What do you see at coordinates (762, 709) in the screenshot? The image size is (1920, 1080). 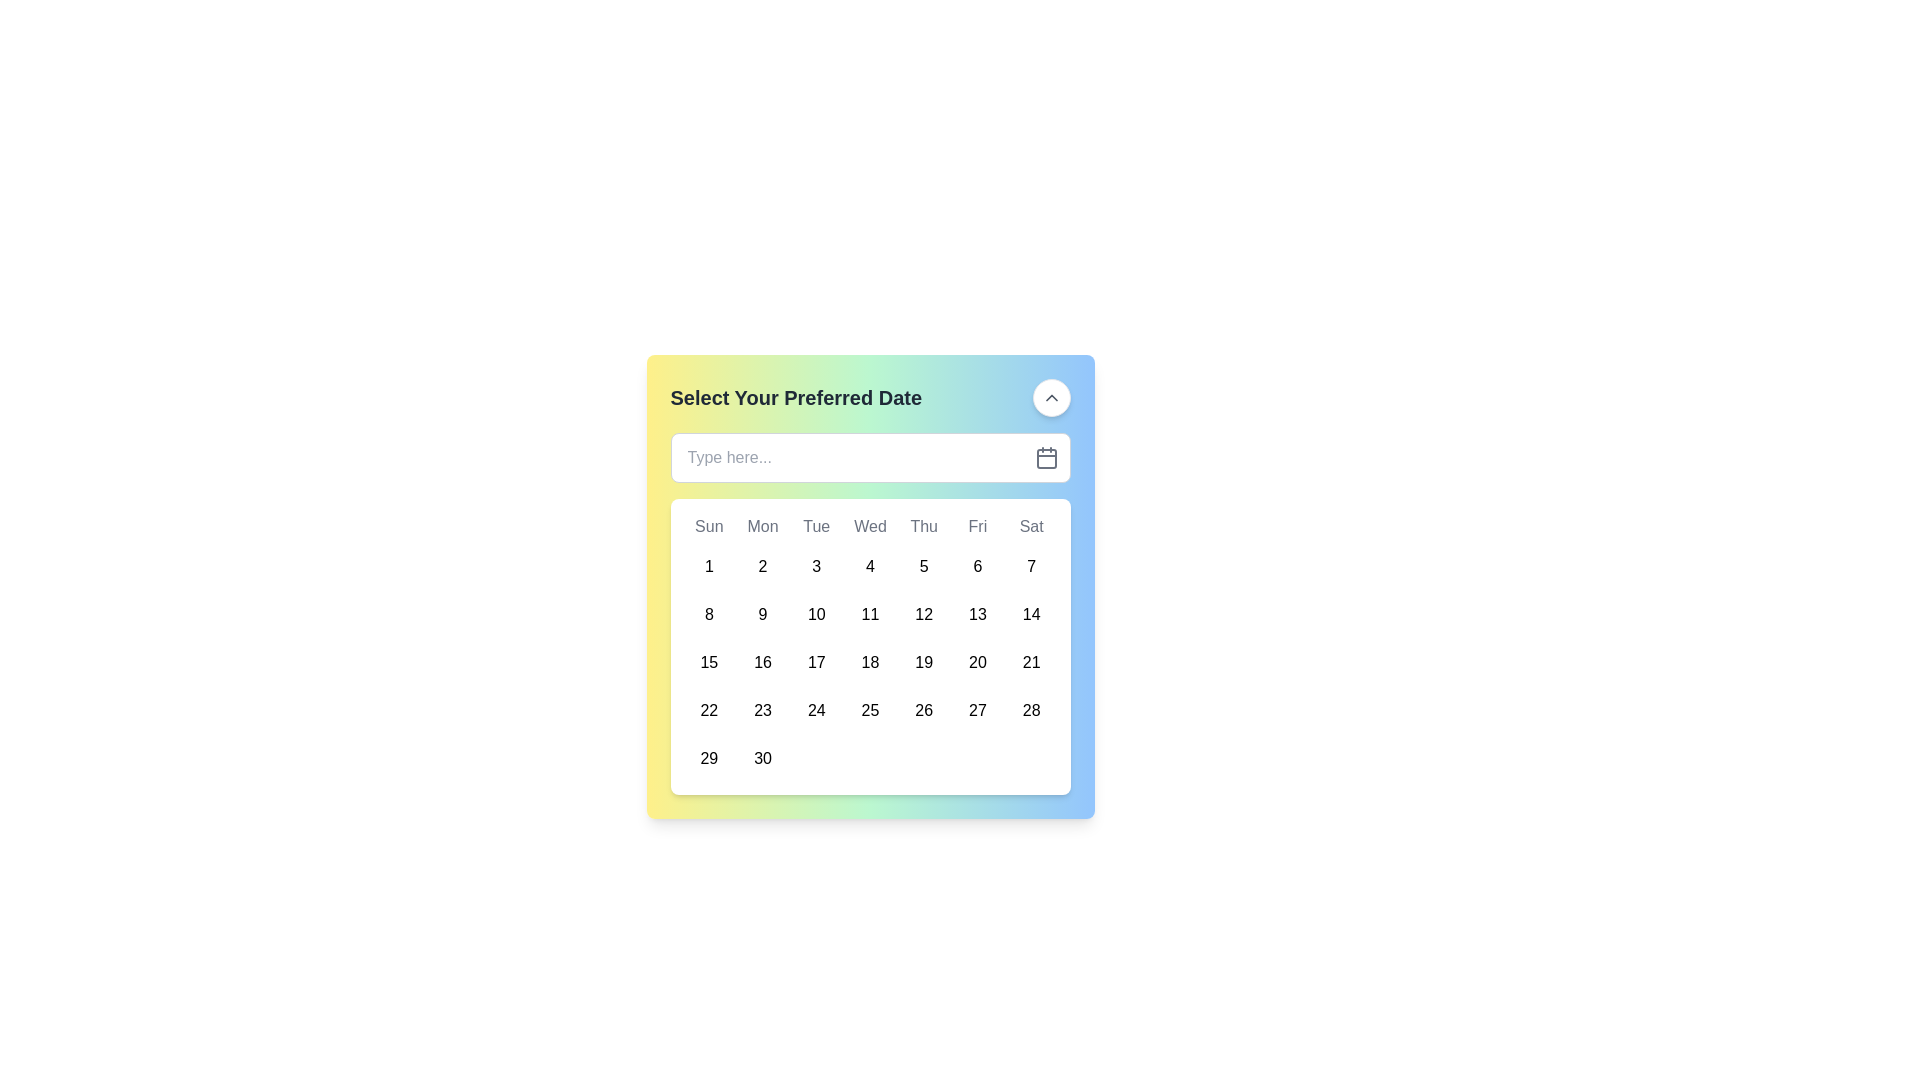 I see `the selectable date button for '23' in the calendar grid under 'Select Your Preferred Date'` at bounding box center [762, 709].